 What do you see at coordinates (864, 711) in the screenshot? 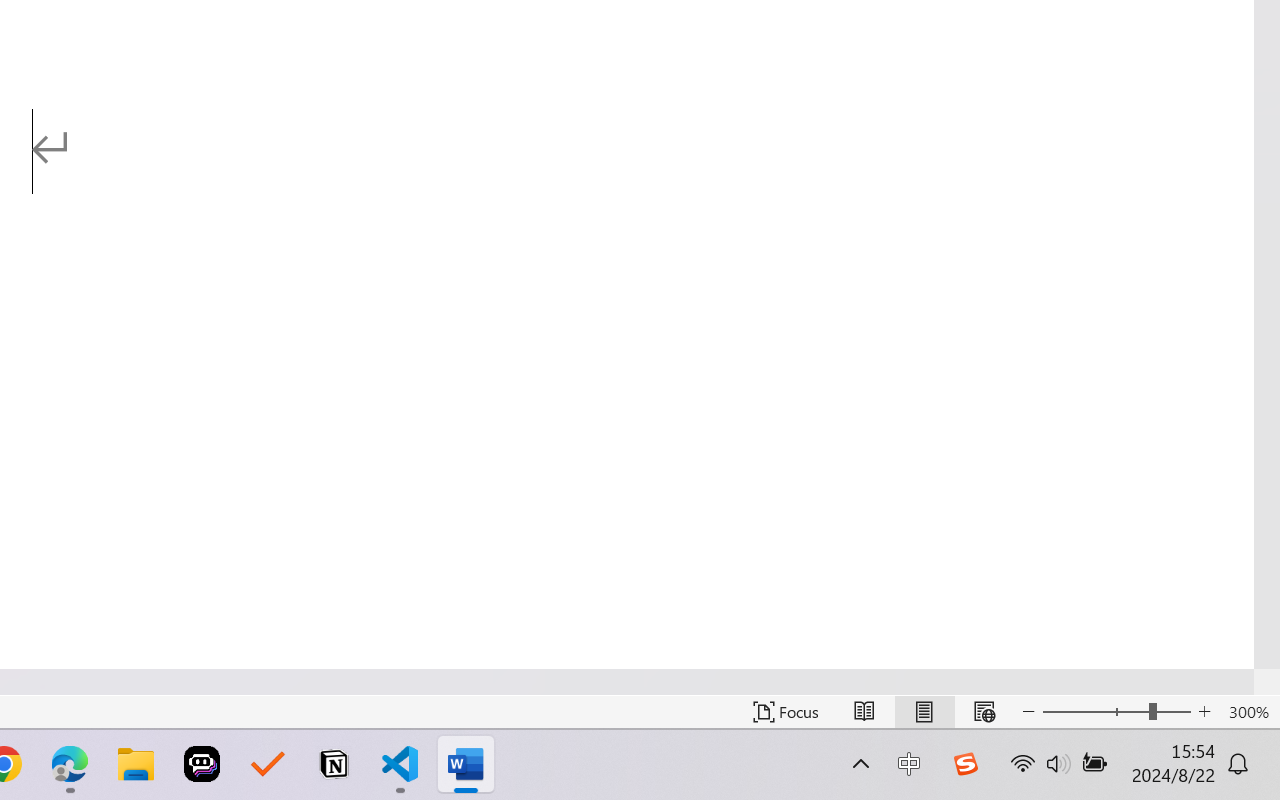
I see `'Read Mode'` at bounding box center [864, 711].